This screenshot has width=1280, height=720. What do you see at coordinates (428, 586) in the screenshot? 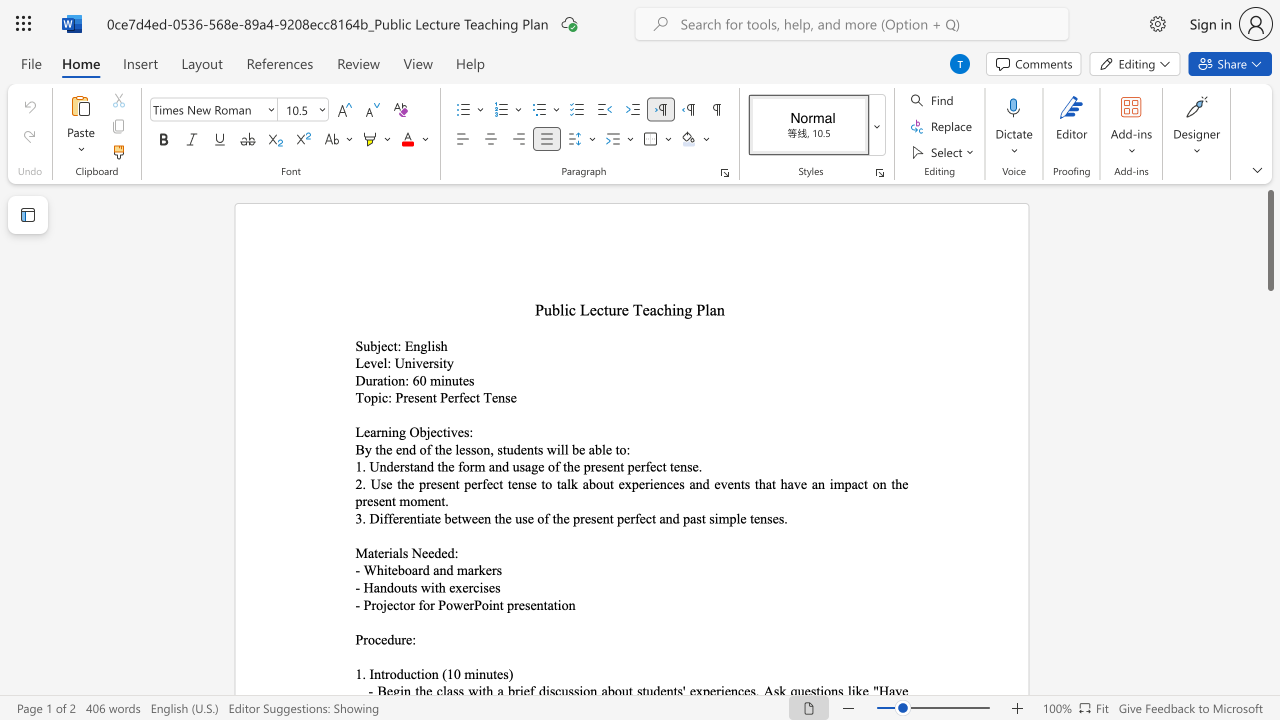
I see `the space between the continuous character "w" and "i" in the text` at bounding box center [428, 586].